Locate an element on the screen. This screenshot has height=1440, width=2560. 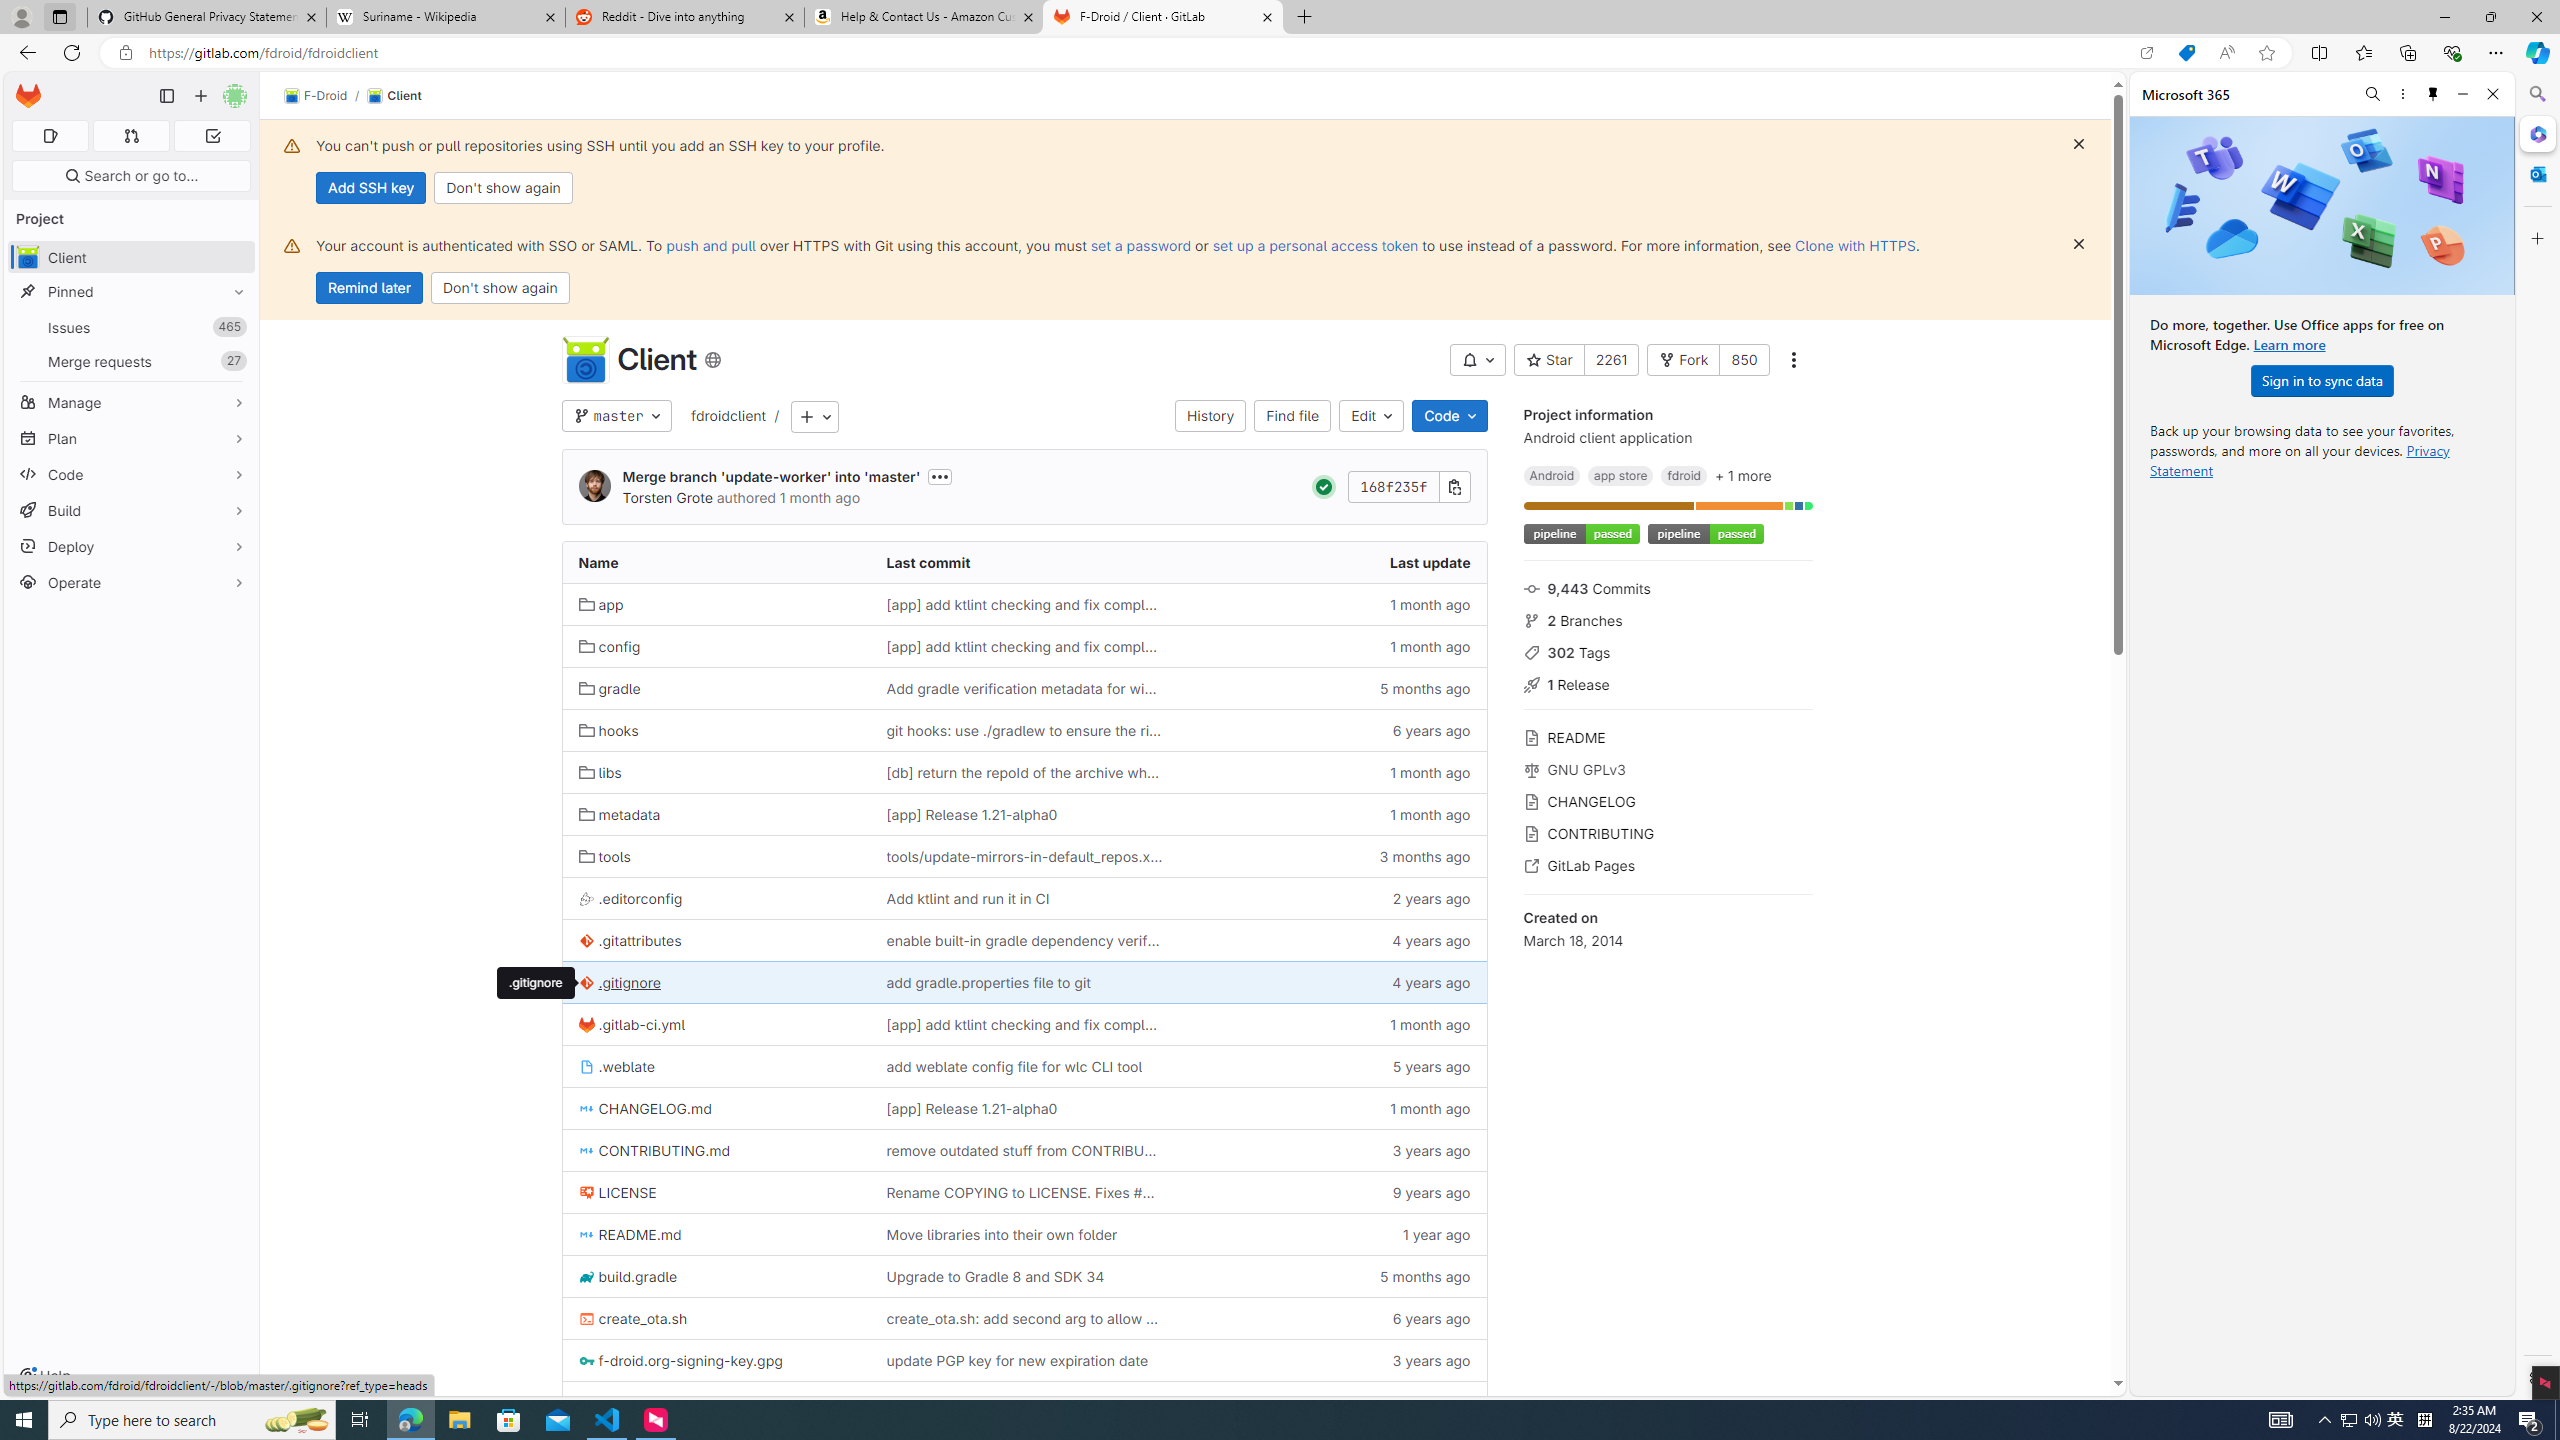
'Move libraries into their own folder' is located at coordinates (1002, 1233).